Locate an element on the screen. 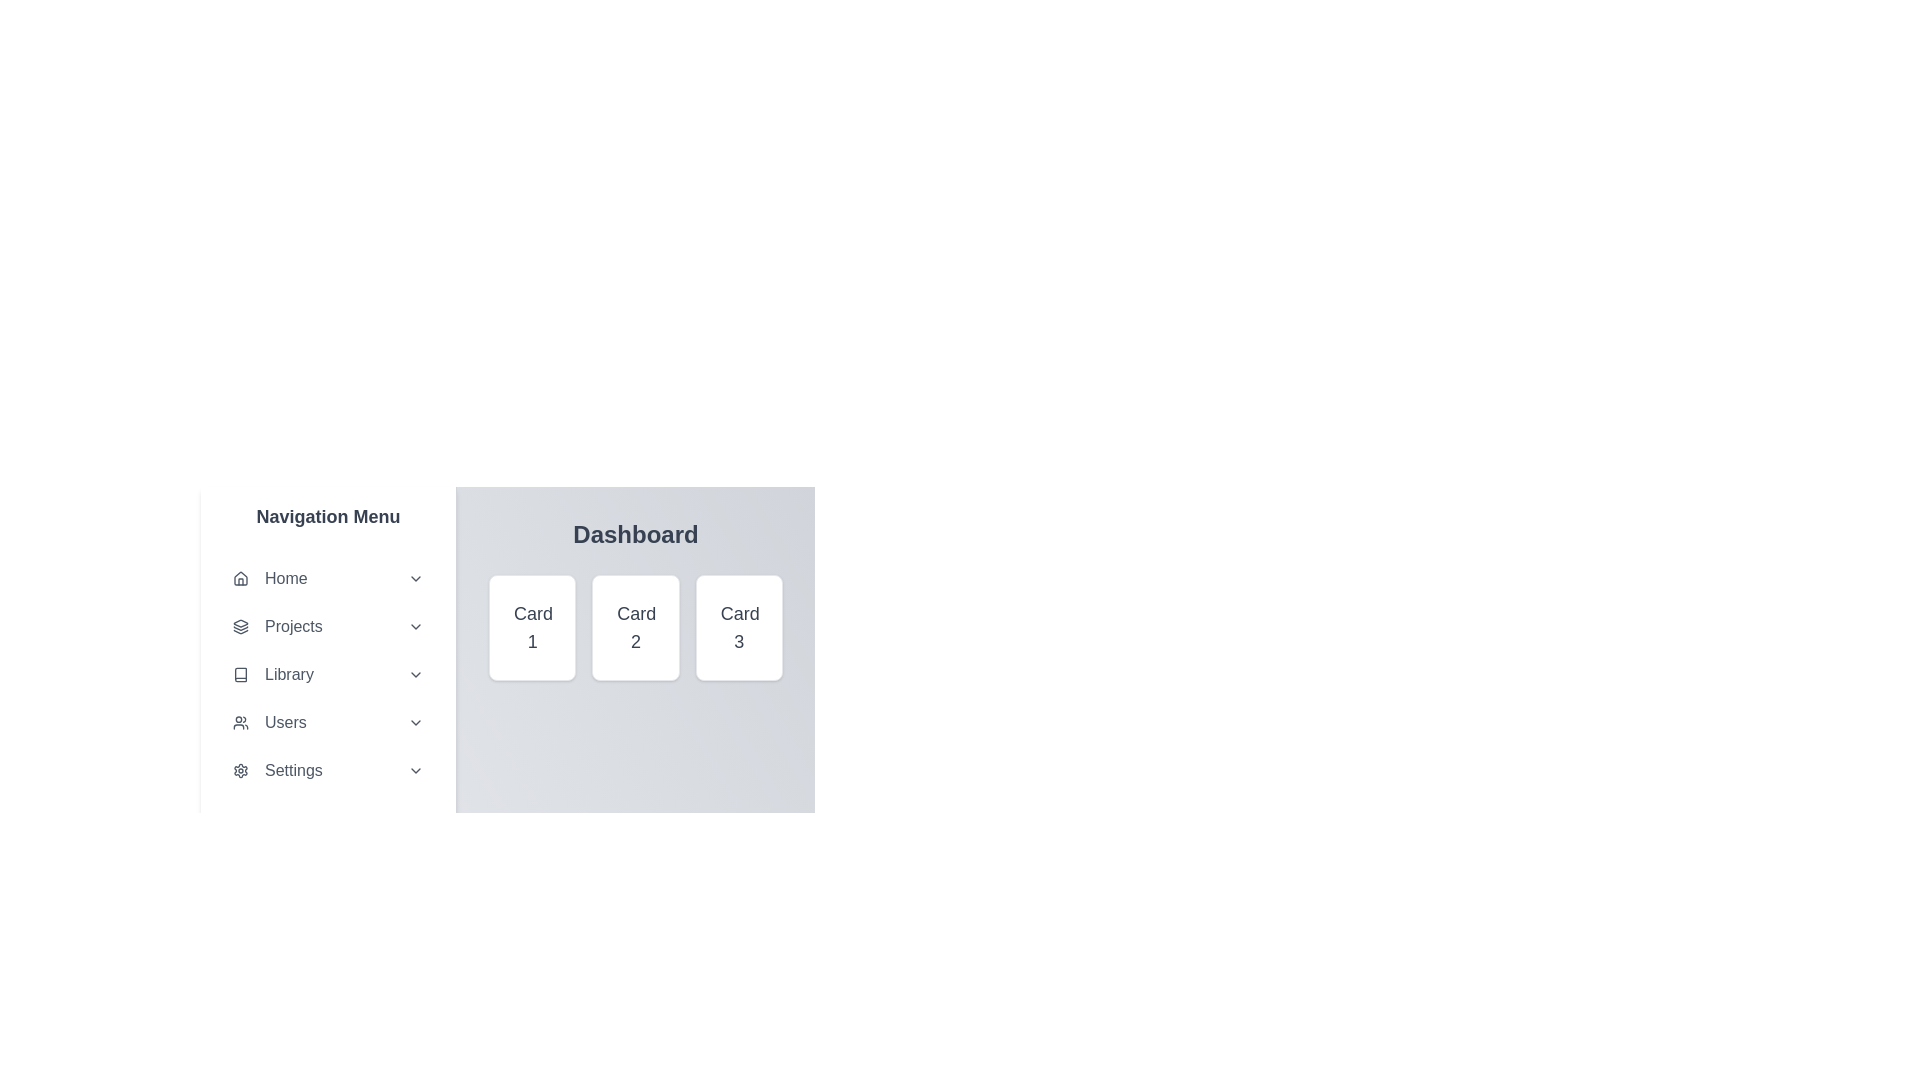 The height and width of the screenshot is (1080, 1920). the book icon in the vertical navigation menu labeled 'Library', positioned third below 'Home' and 'Projects' is located at coordinates (240, 675).